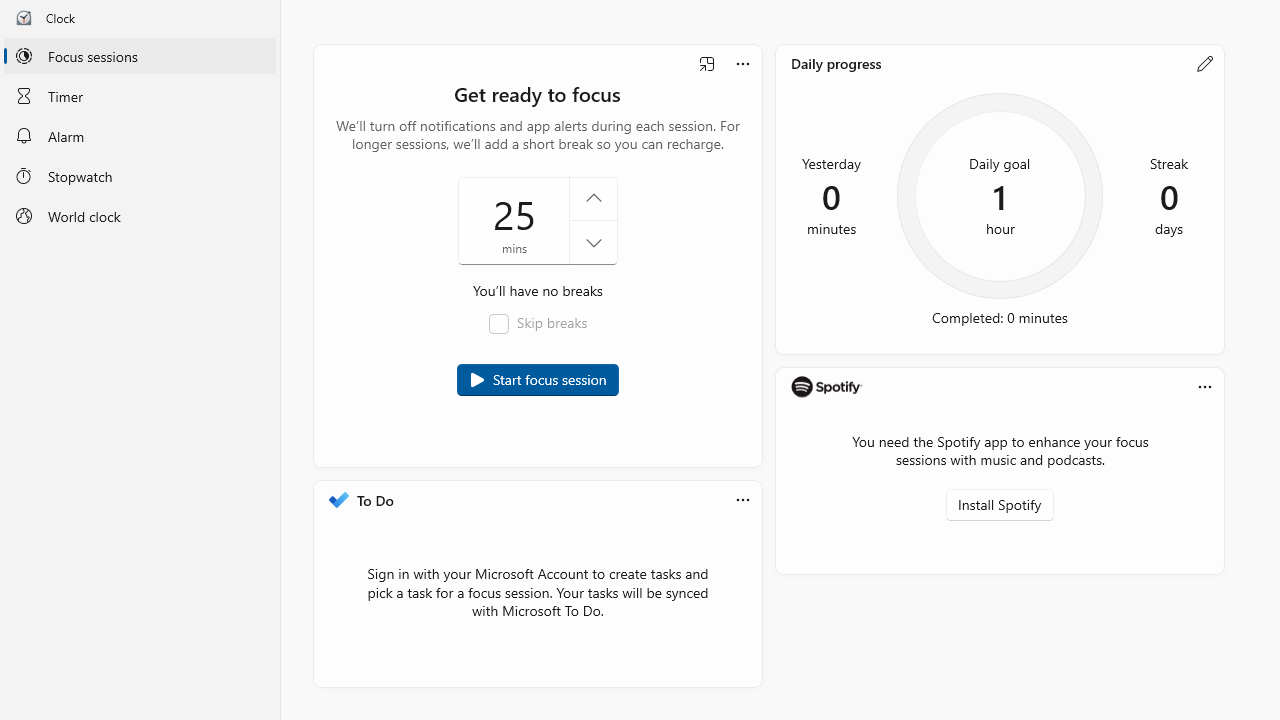 This screenshot has width=1280, height=720. Describe the element at coordinates (538, 380) in the screenshot. I see `'Start focus session'` at that location.